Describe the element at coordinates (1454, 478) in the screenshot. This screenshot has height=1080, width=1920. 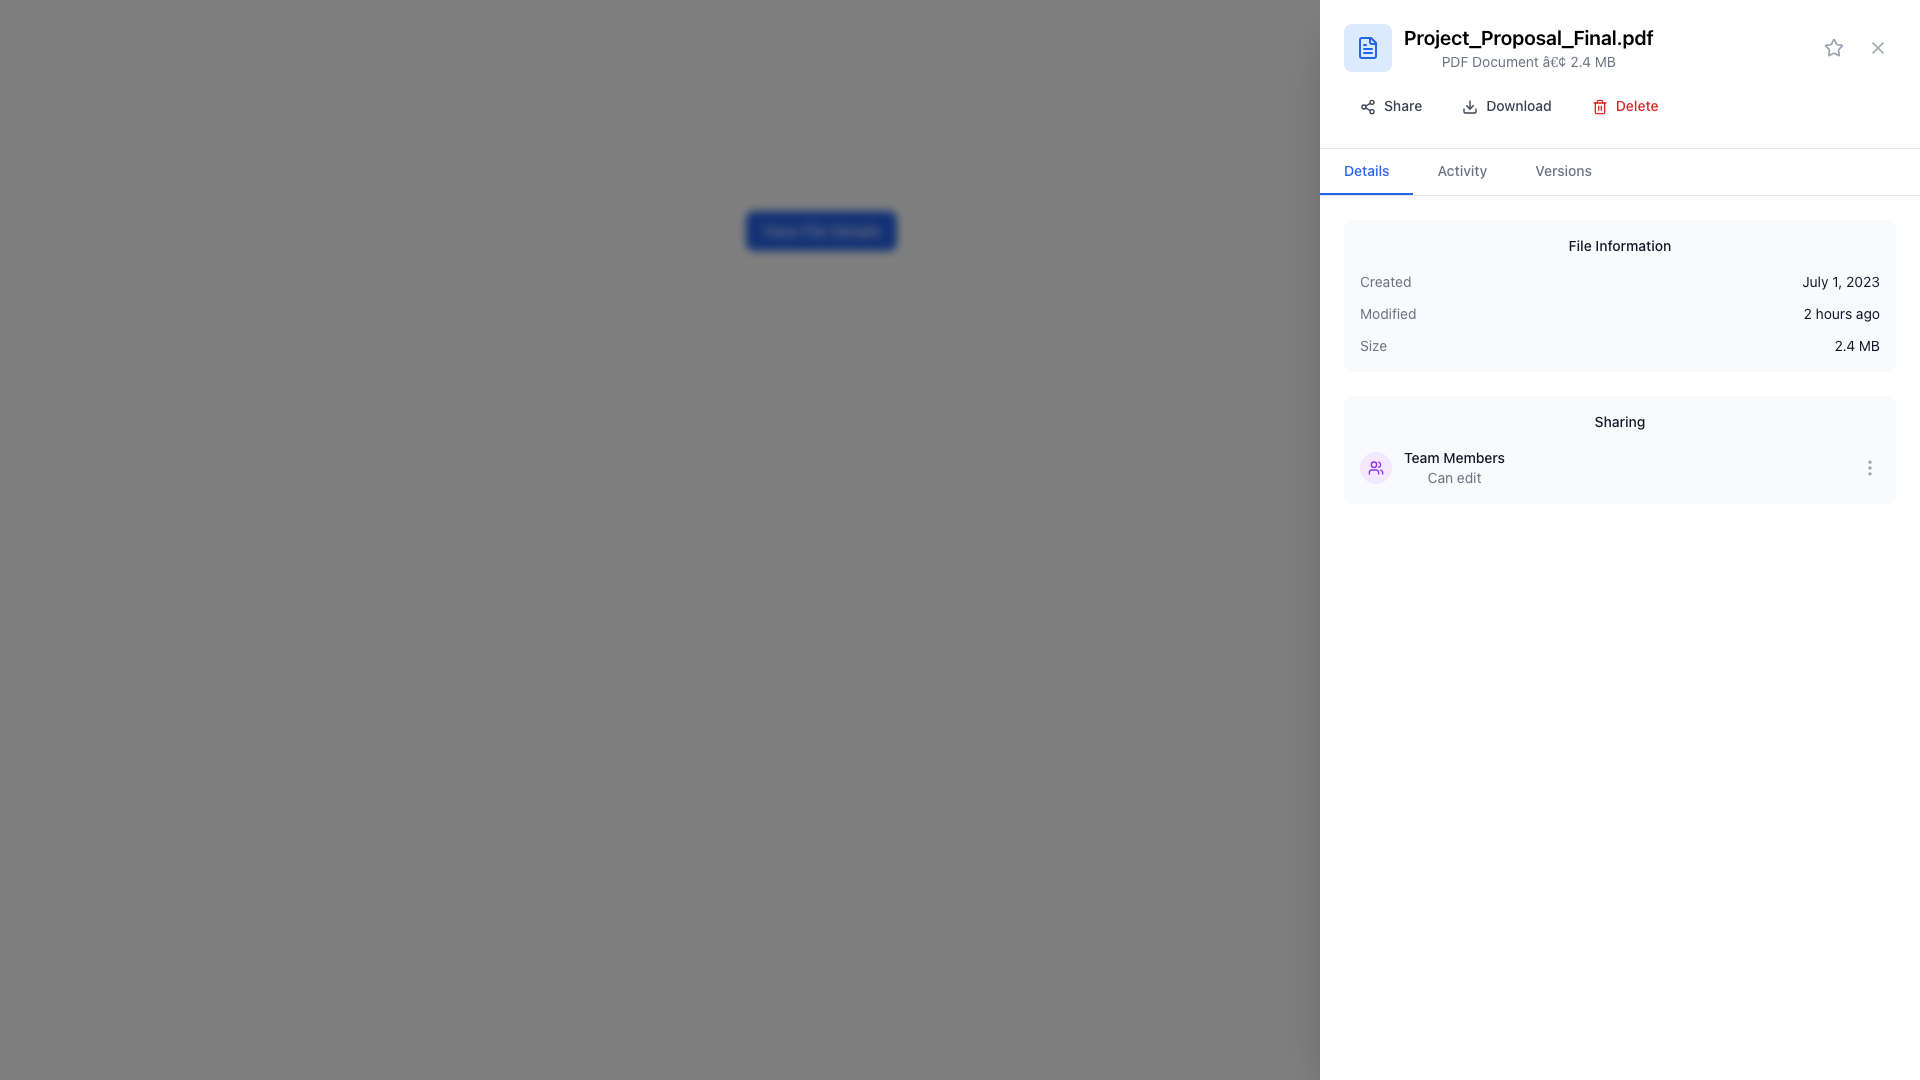
I see `the Text label indicating editing rights for the associated team members in the 'Sharing' section, located beneath 'Team Members'` at that location.